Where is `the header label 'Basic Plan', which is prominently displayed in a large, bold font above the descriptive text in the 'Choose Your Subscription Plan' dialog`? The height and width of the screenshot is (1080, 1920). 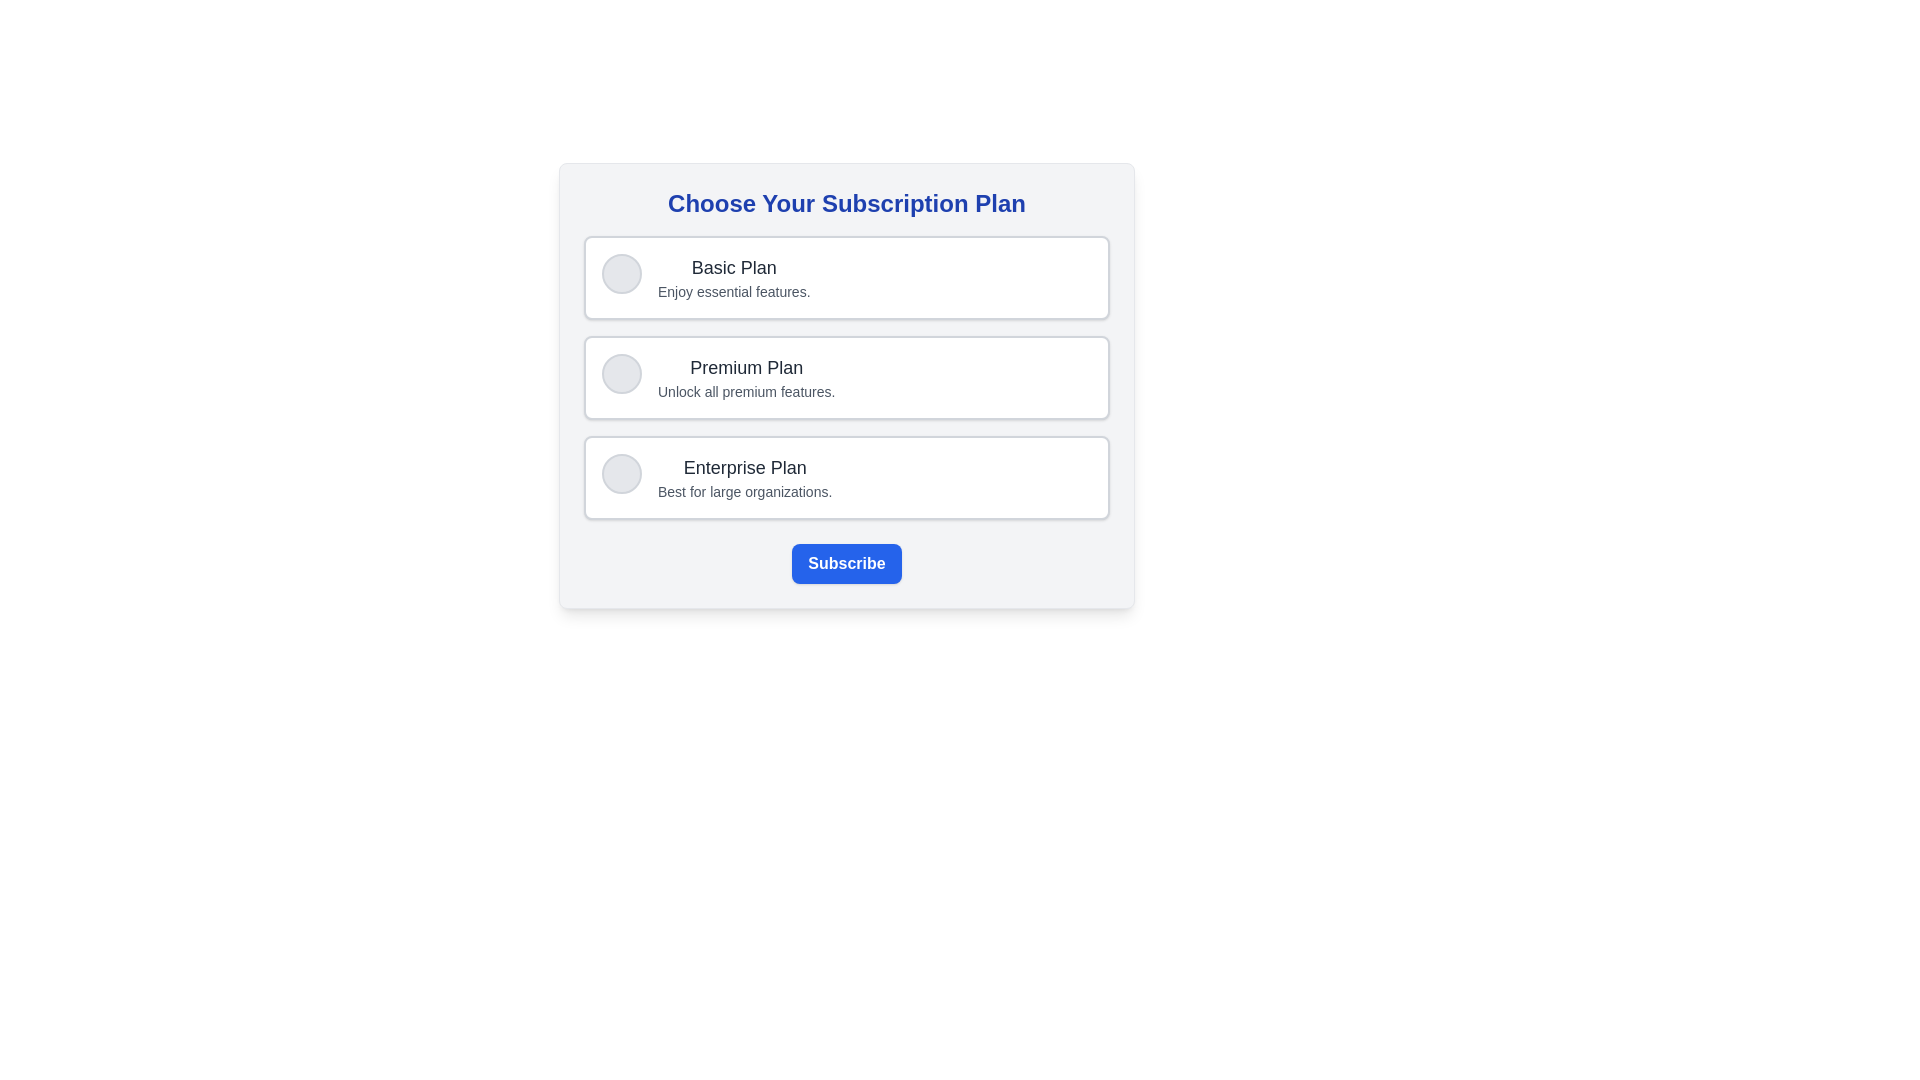
the header label 'Basic Plan', which is prominently displayed in a large, bold font above the descriptive text in the 'Choose Your Subscription Plan' dialog is located at coordinates (733, 266).